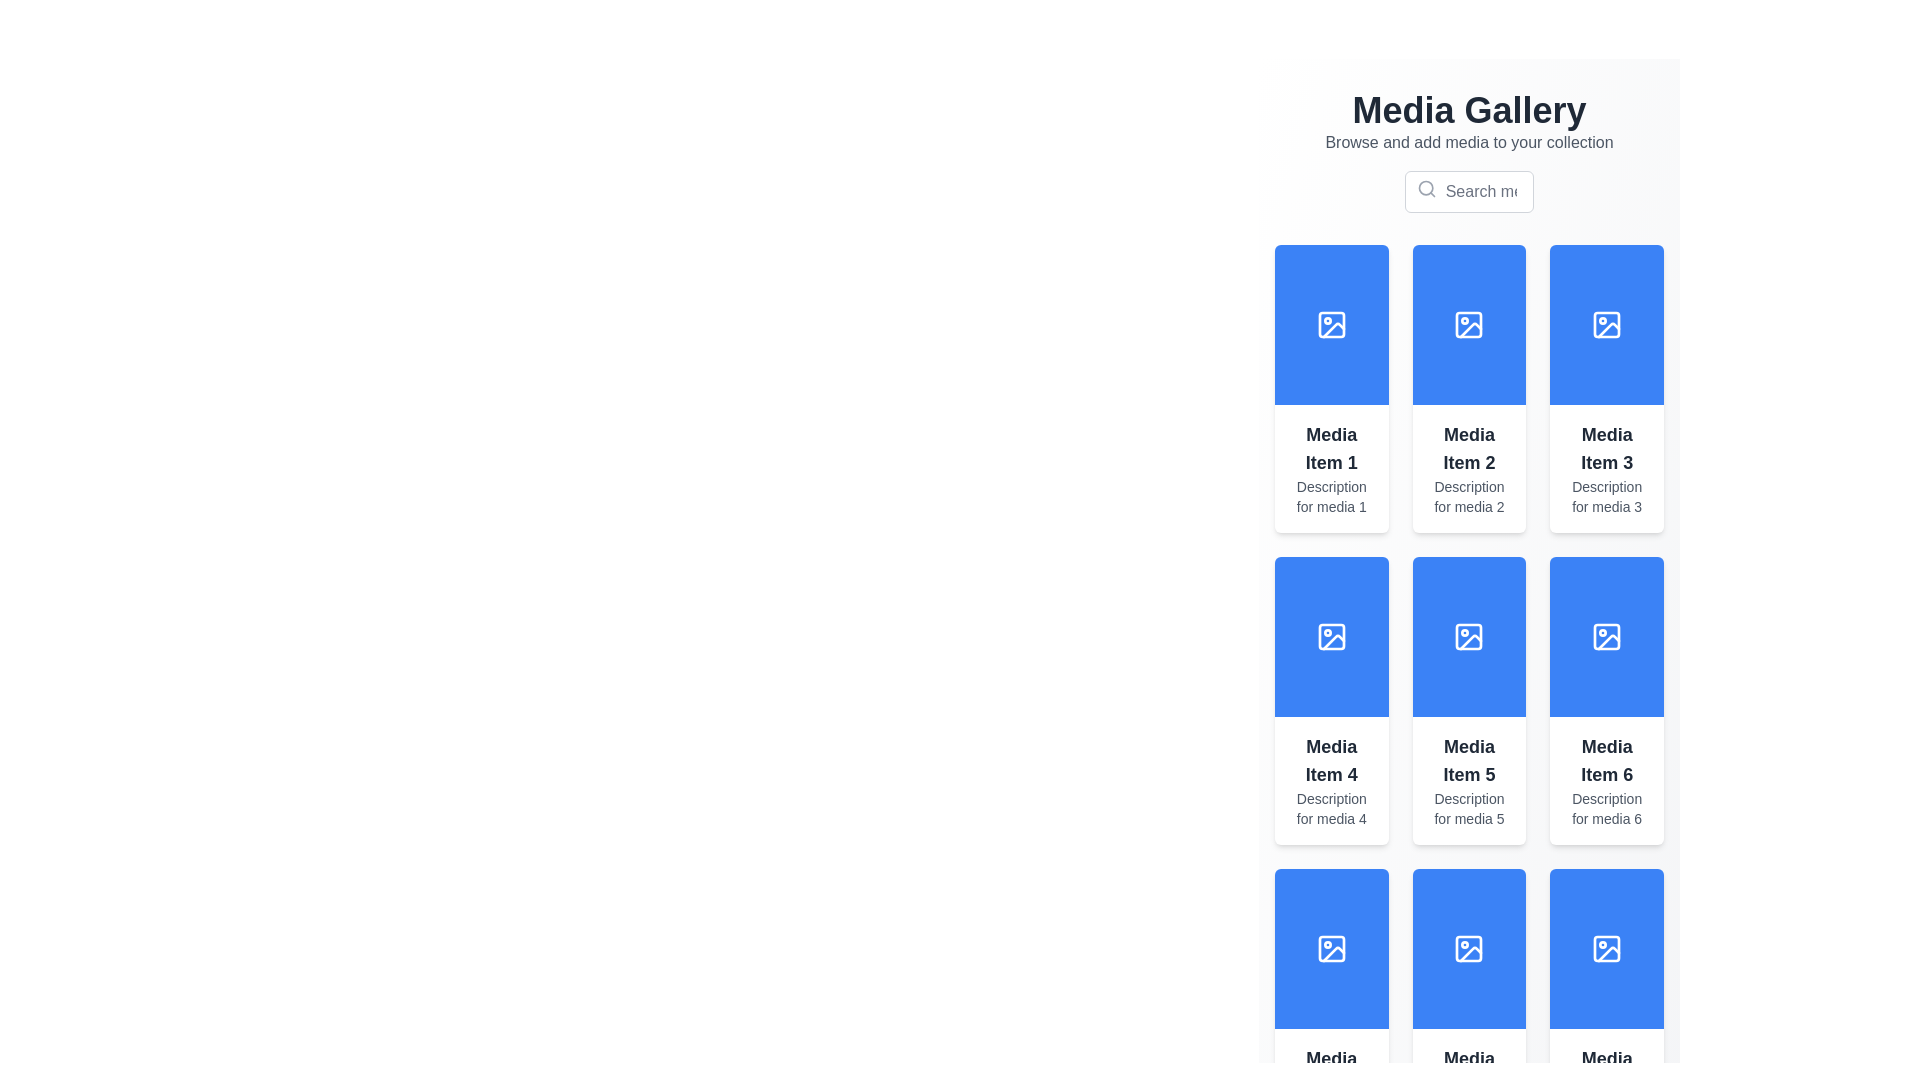 This screenshot has height=1080, width=1920. I want to click on the small rounded rectangle icon located in the top left corner of 'Media Item 4', so click(1331, 636).